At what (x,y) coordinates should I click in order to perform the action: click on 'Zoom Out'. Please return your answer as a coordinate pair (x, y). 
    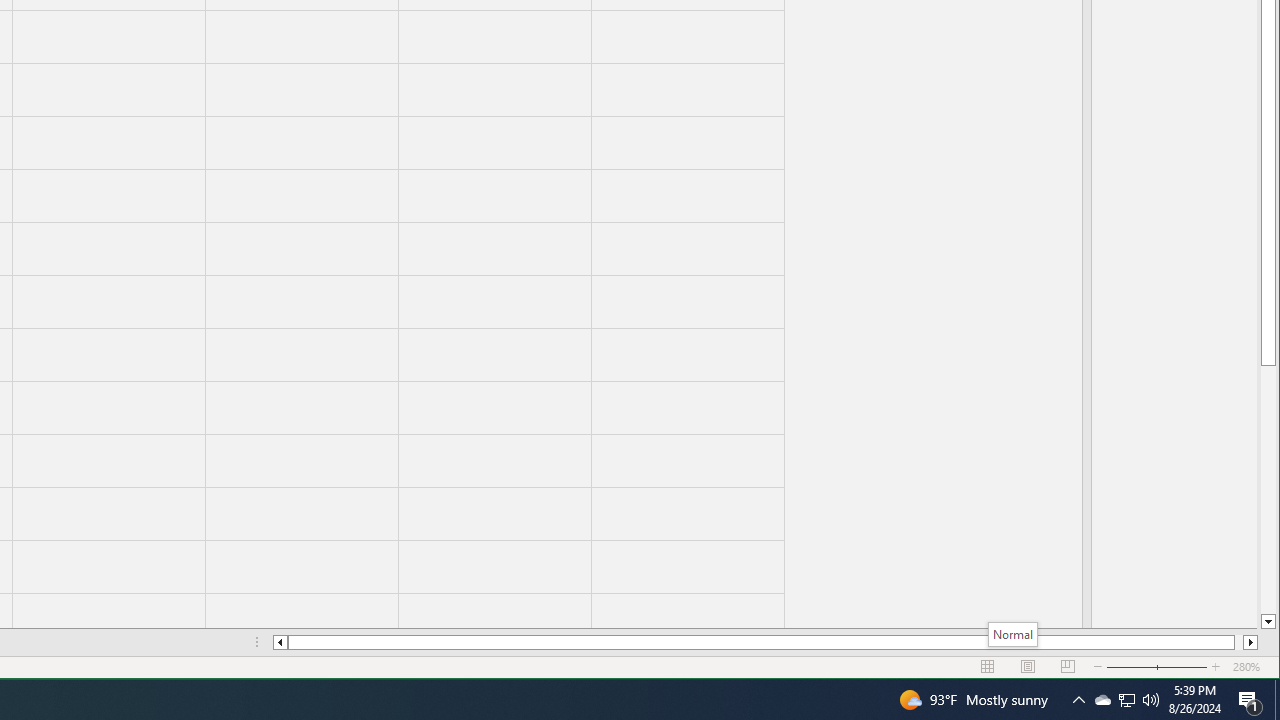
    Looking at the image, I should click on (1144, 667).